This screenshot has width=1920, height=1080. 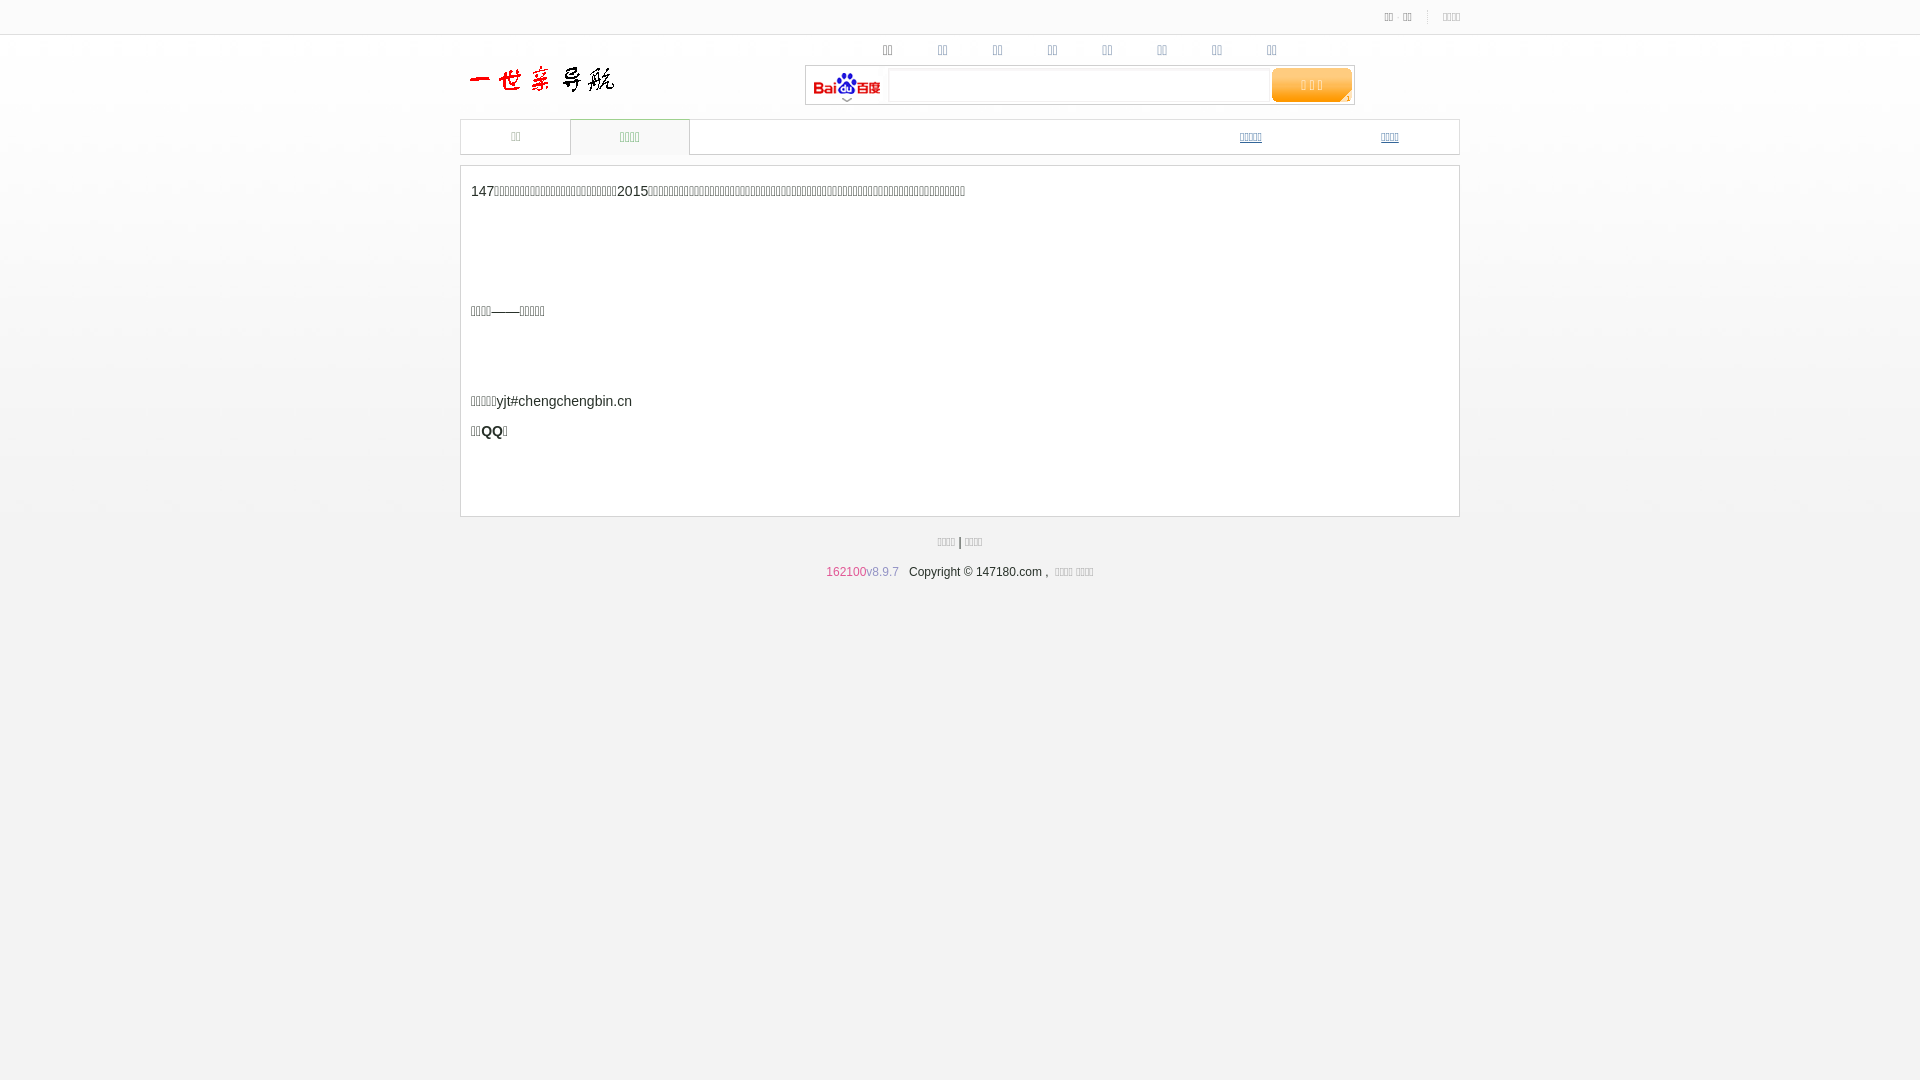 I want to click on '162100', so click(x=845, y=571).